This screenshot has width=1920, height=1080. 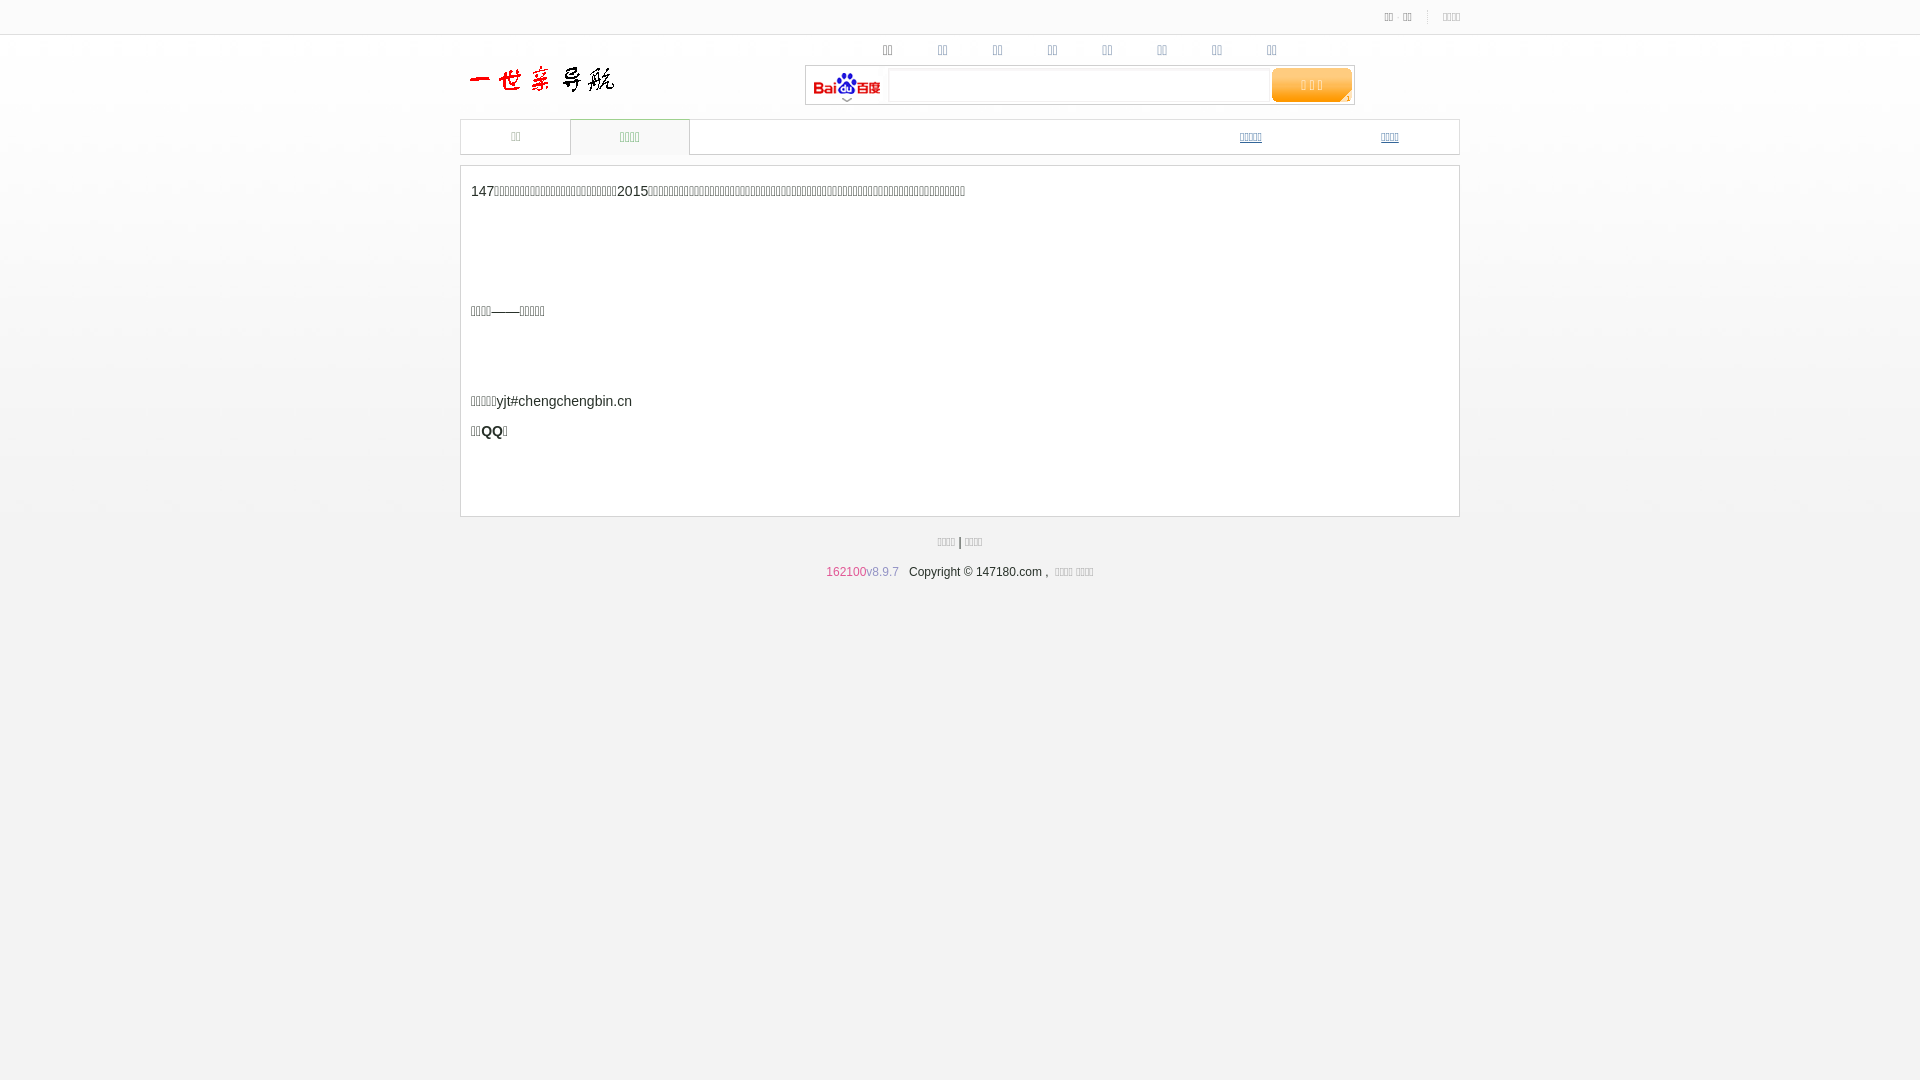 I want to click on '162100', so click(x=845, y=571).